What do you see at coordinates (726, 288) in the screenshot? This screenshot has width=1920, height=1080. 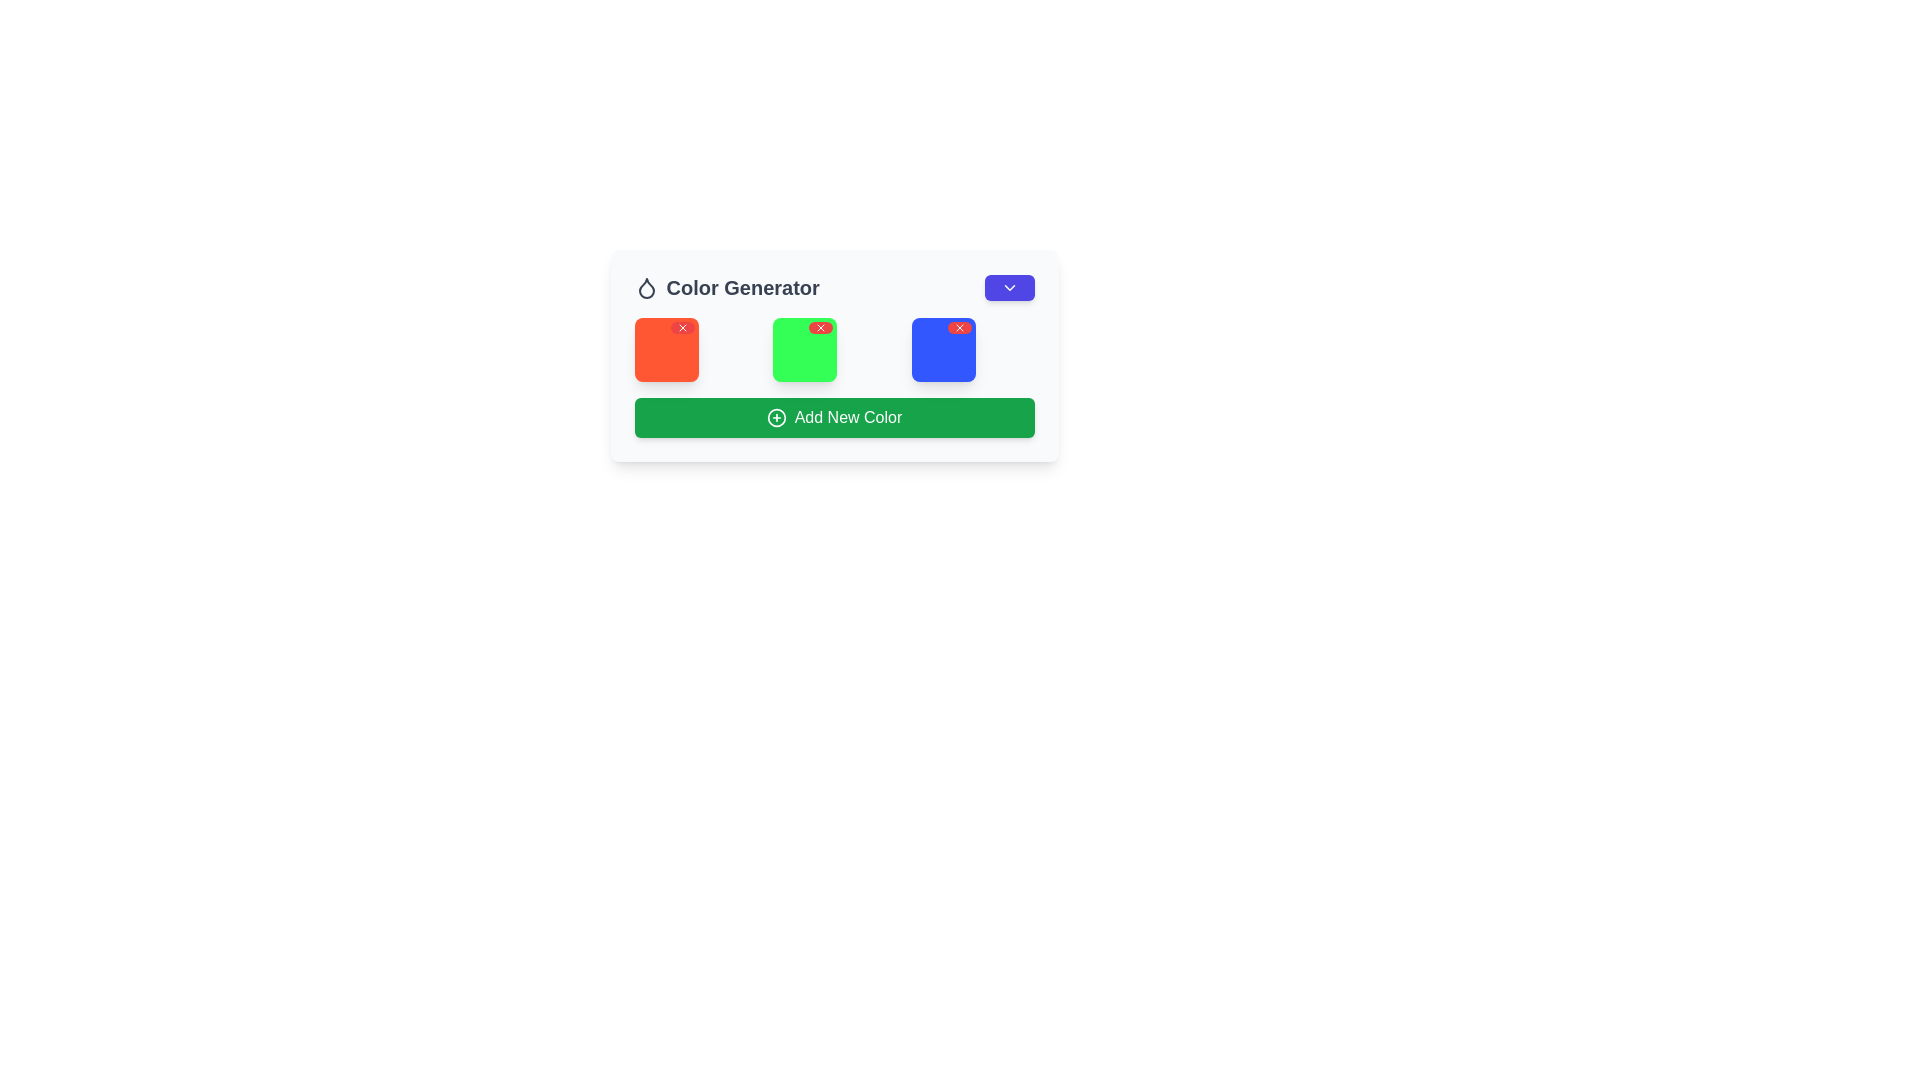 I see `text label in the top-left section that indicates the purpose of the UI section related to color functionalities` at bounding box center [726, 288].